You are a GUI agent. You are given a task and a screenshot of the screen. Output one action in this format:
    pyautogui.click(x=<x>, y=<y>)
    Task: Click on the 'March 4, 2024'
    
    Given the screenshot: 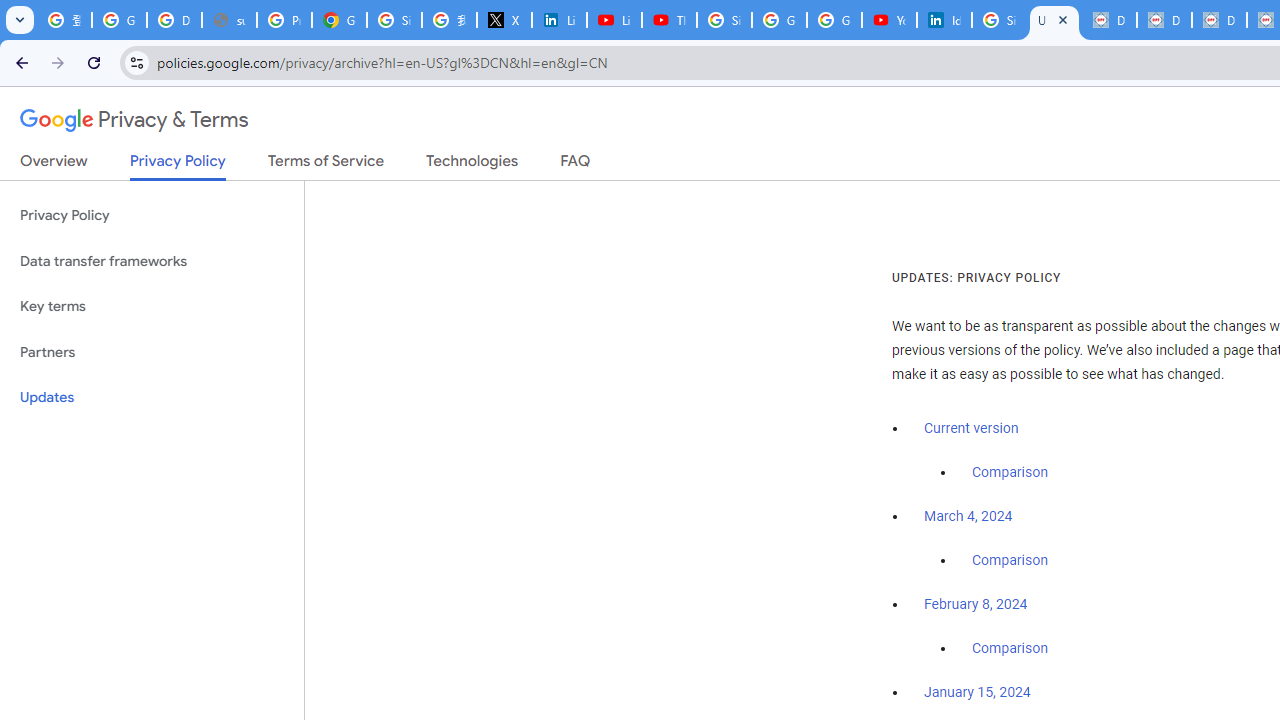 What is the action you would take?
    pyautogui.click(x=968, y=516)
    